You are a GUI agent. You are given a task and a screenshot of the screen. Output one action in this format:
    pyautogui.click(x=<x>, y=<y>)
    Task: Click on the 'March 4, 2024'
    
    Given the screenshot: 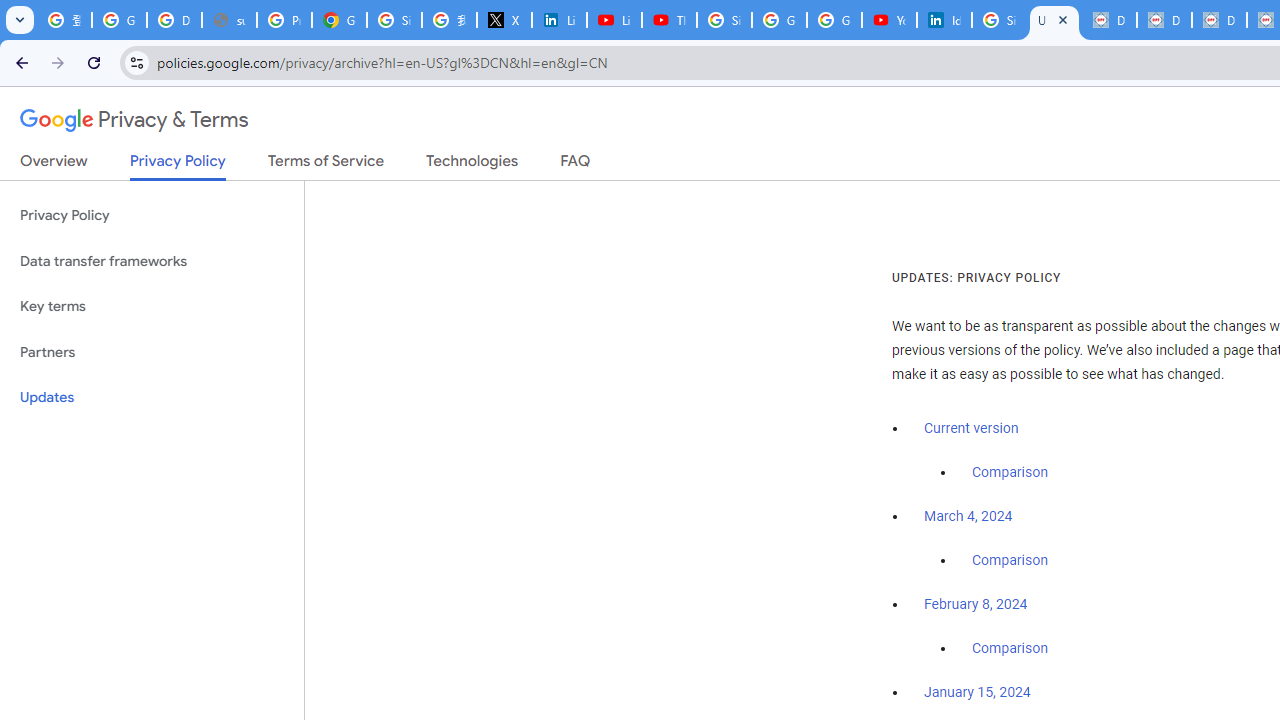 What is the action you would take?
    pyautogui.click(x=968, y=516)
    